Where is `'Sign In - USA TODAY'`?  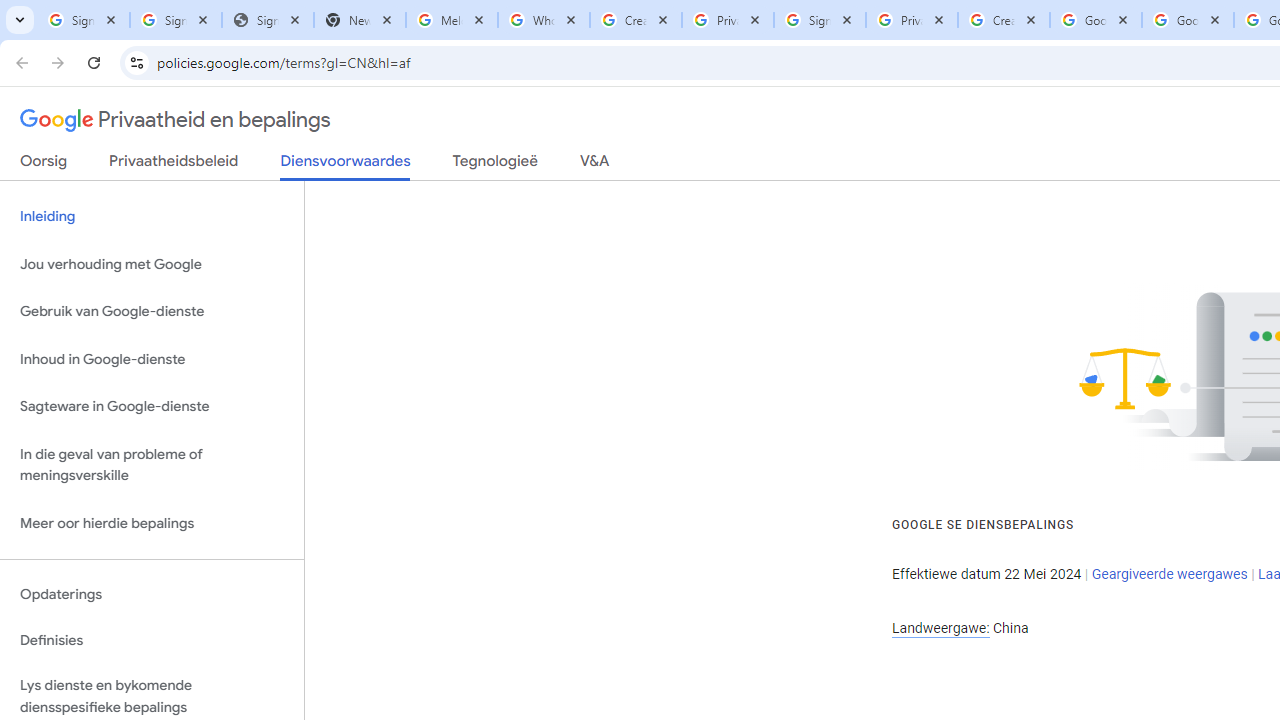 'Sign In - USA TODAY' is located at coordinates (266, 20).